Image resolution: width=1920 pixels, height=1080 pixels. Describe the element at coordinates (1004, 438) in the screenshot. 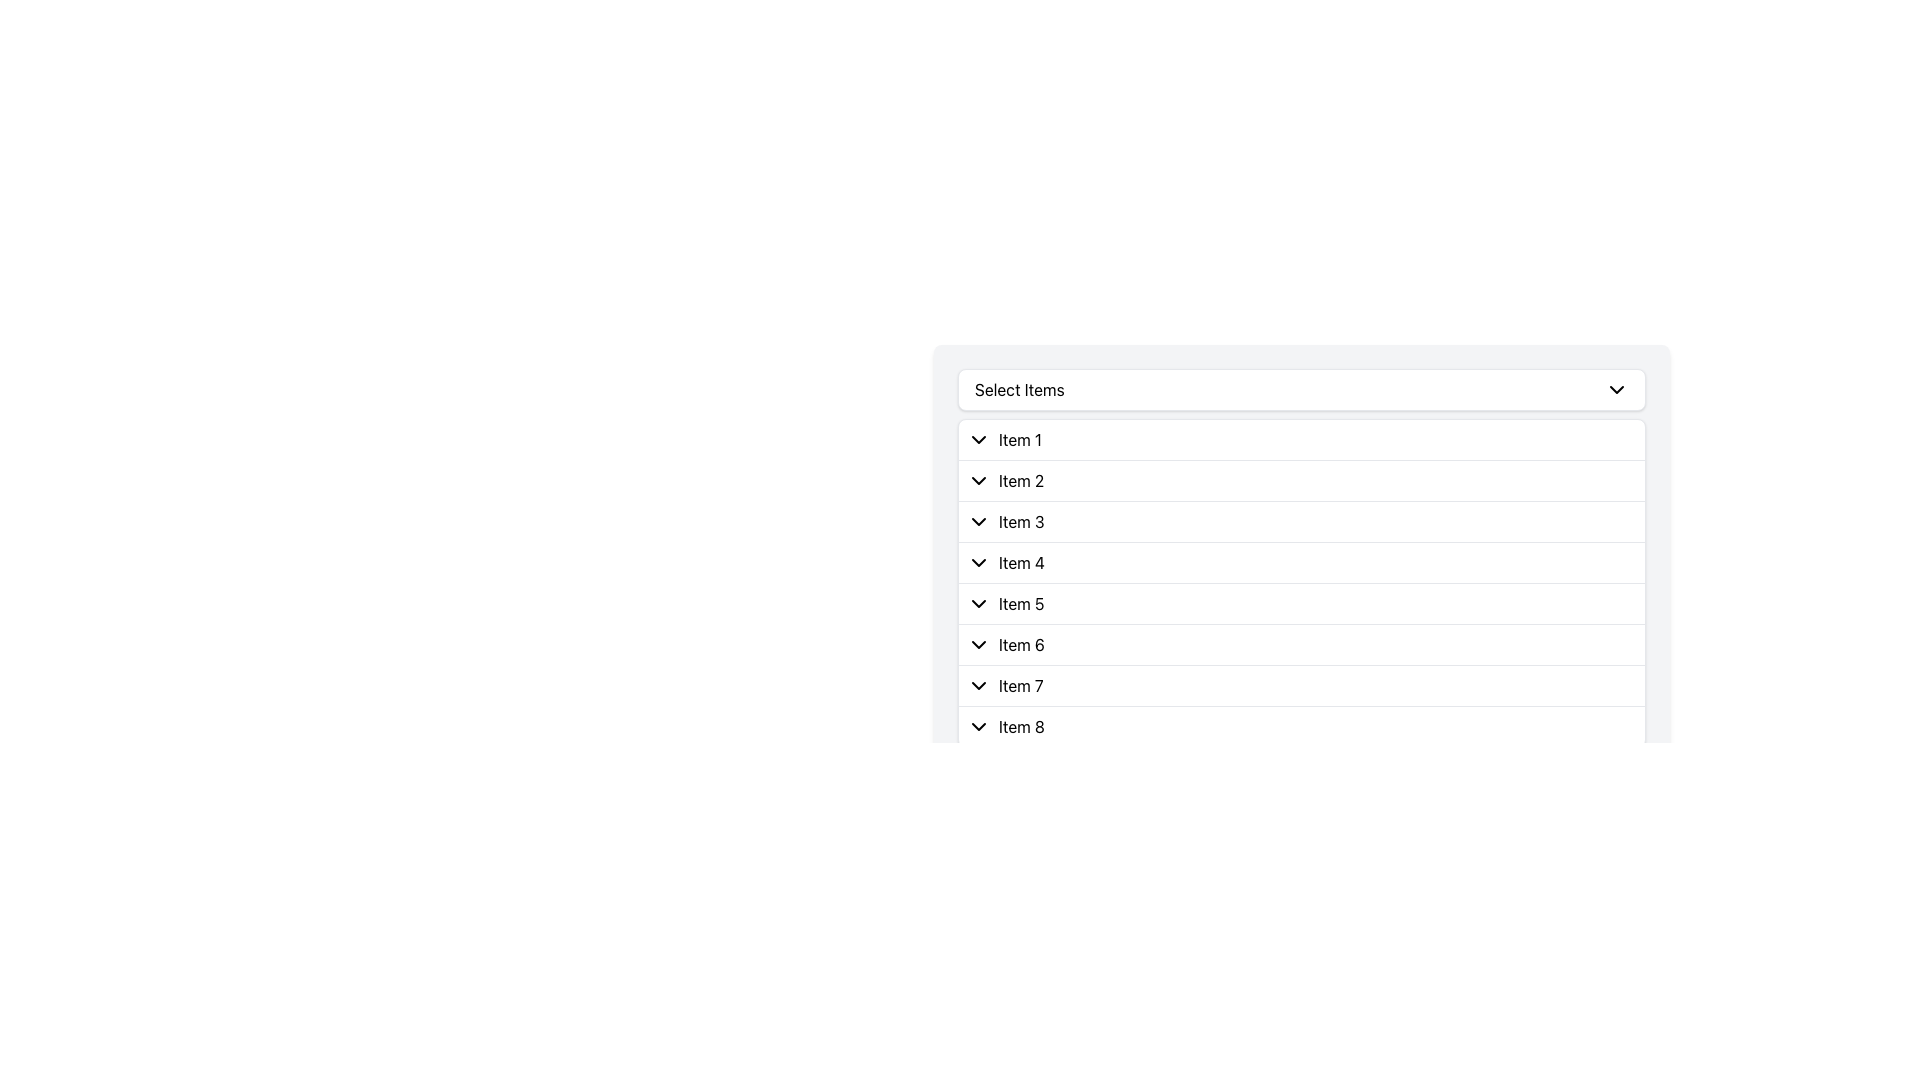

I see `the chevron icon on the first list item` at that location.